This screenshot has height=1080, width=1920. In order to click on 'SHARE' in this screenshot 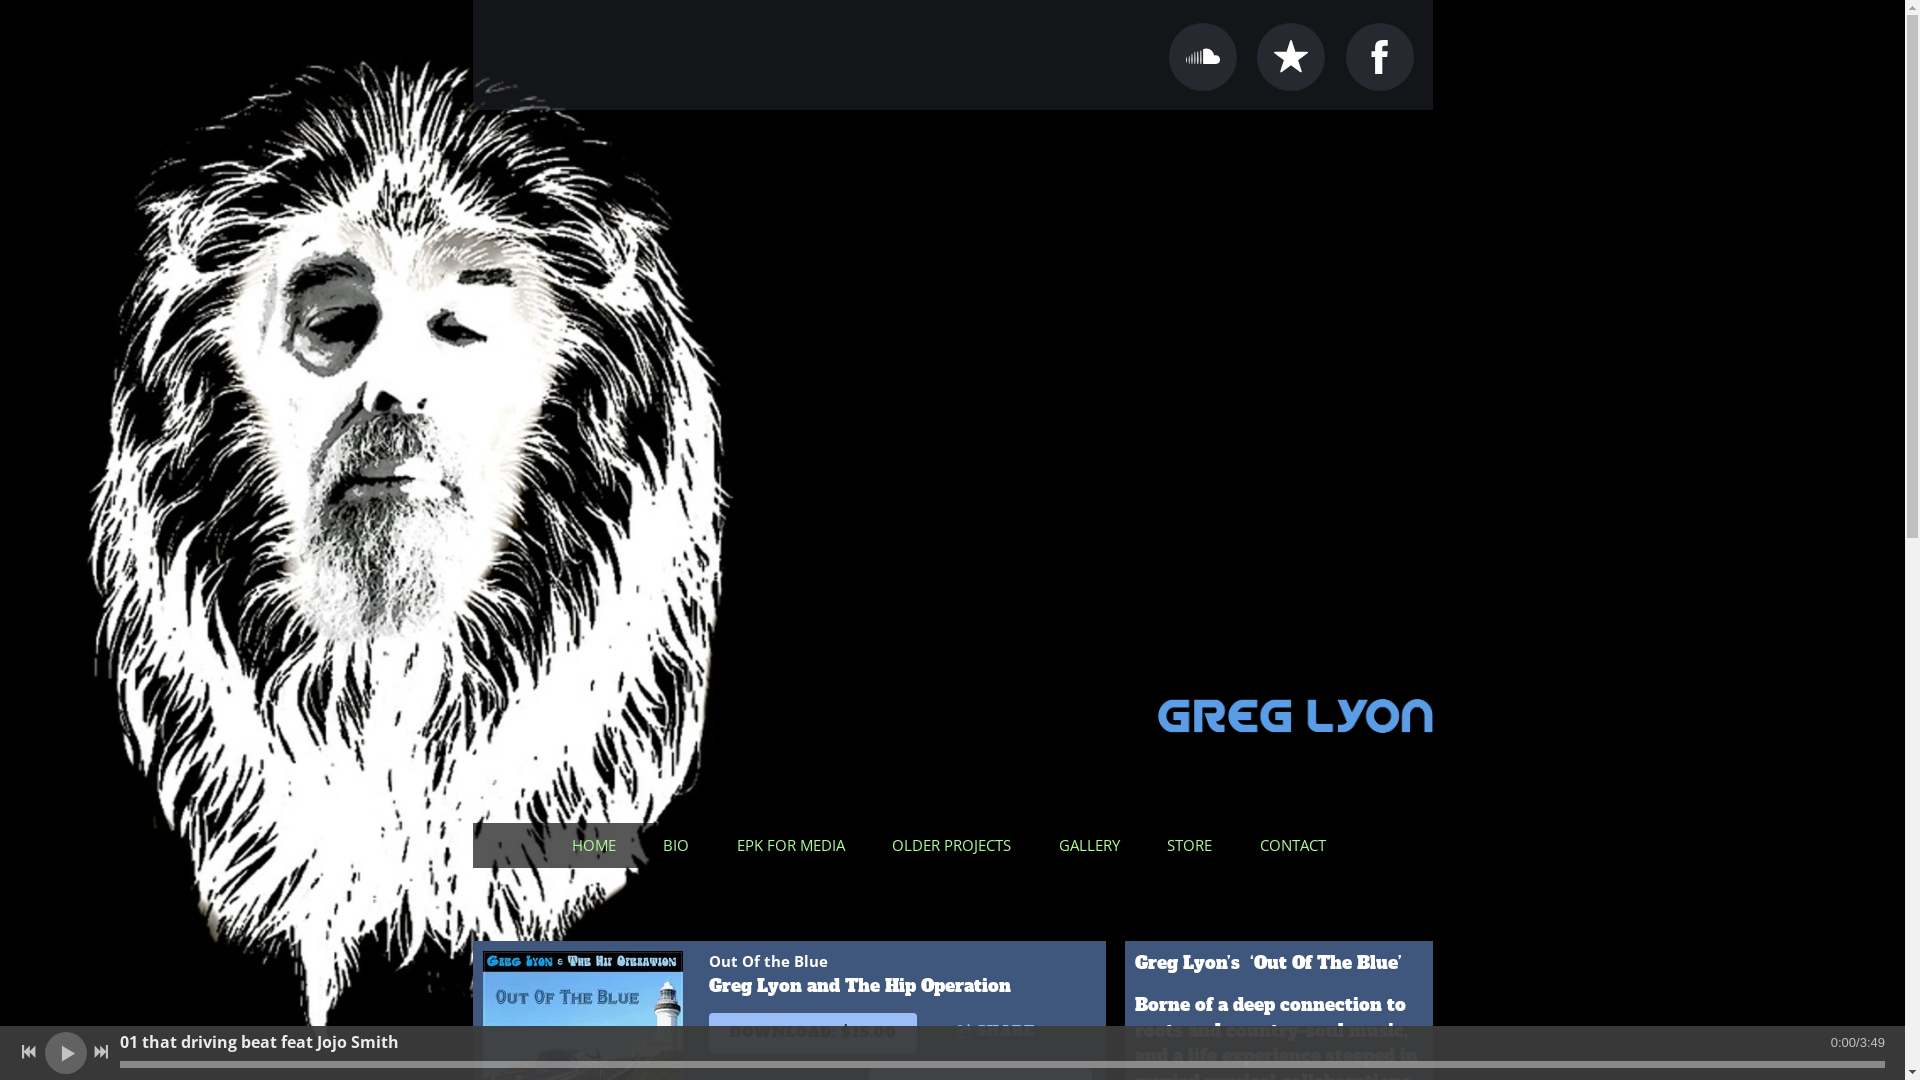, I will do `click(1005, 1032)`.